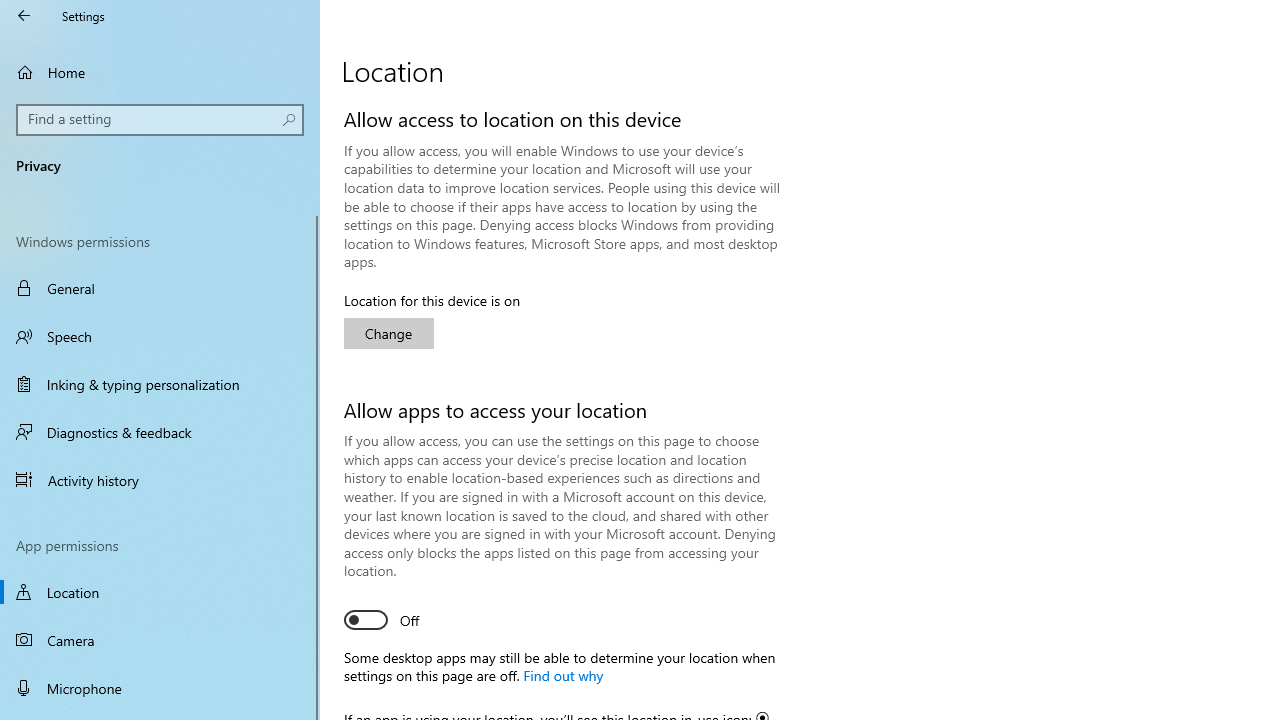  Describe the element at coordinates (160, 288) in the screenshot. I see `'General'` at that location.